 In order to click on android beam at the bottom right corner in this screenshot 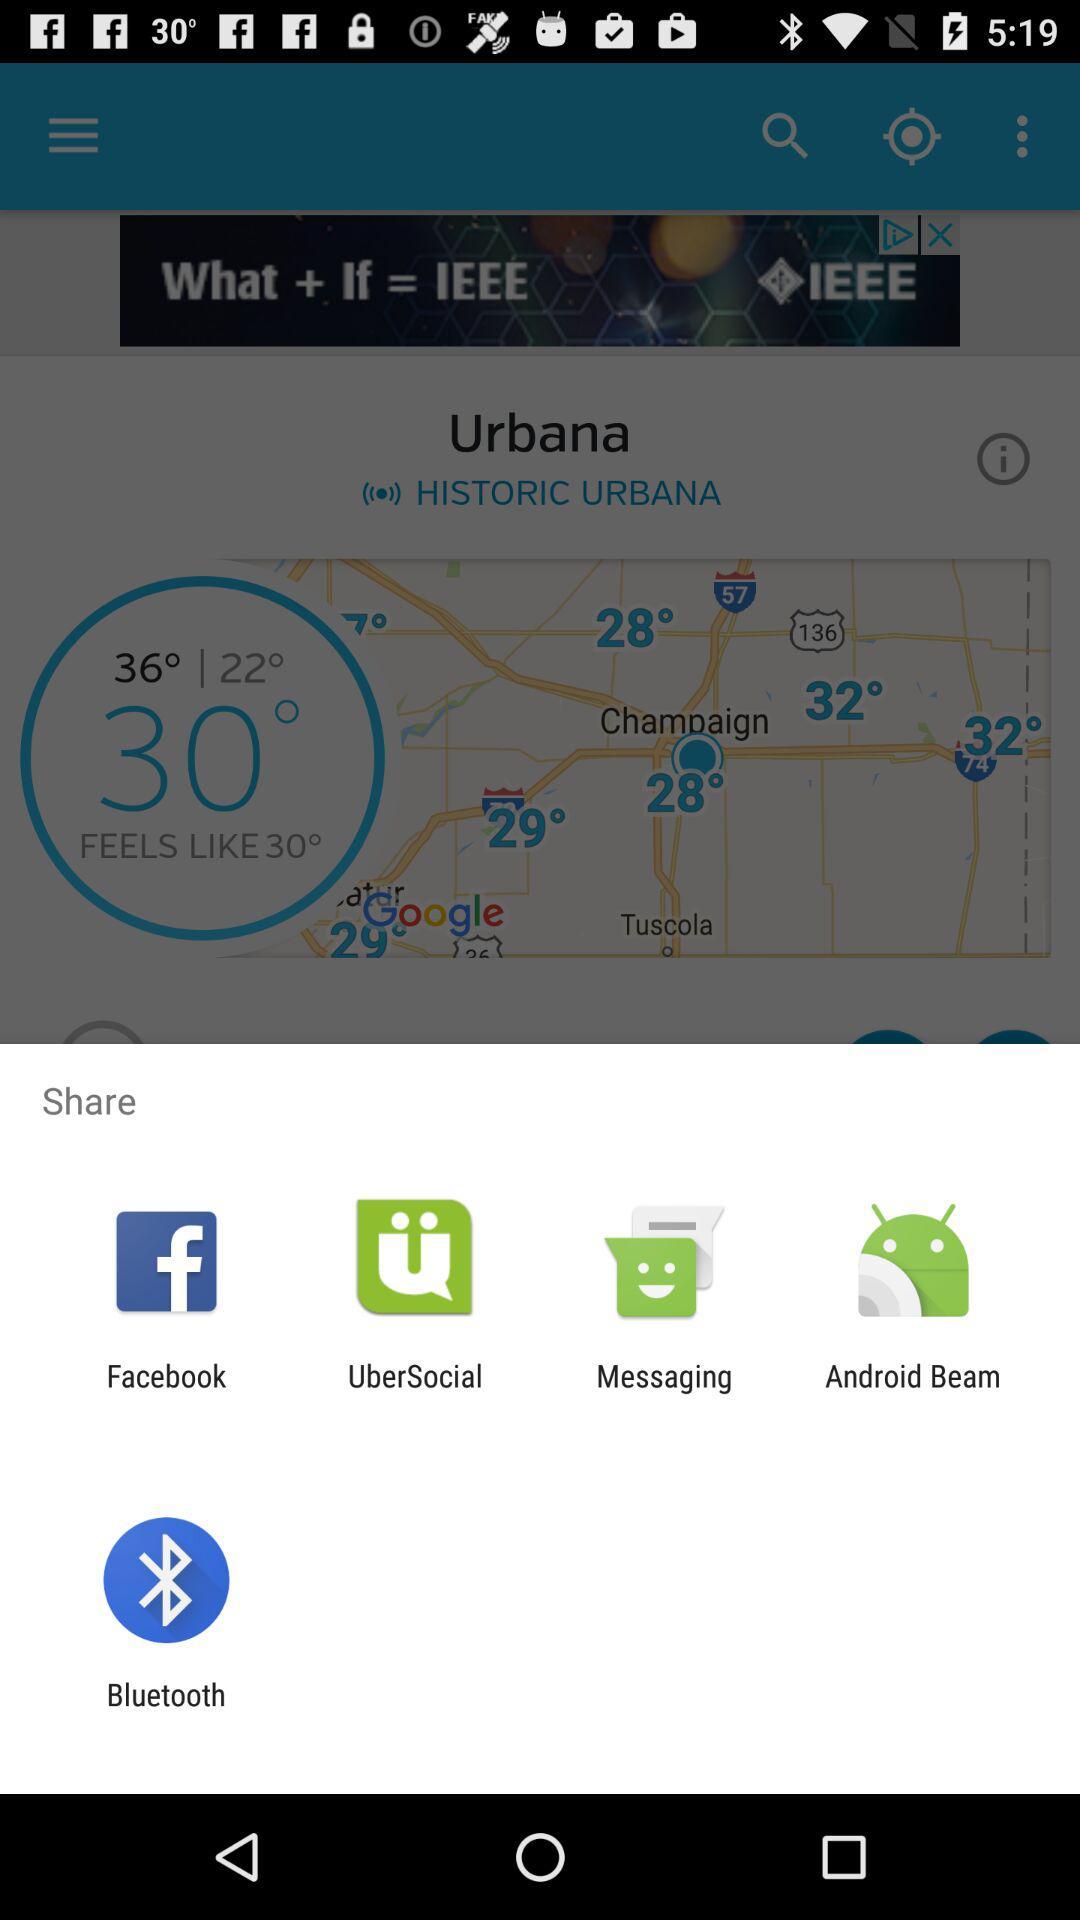, I will do `click(913, 1392)`.